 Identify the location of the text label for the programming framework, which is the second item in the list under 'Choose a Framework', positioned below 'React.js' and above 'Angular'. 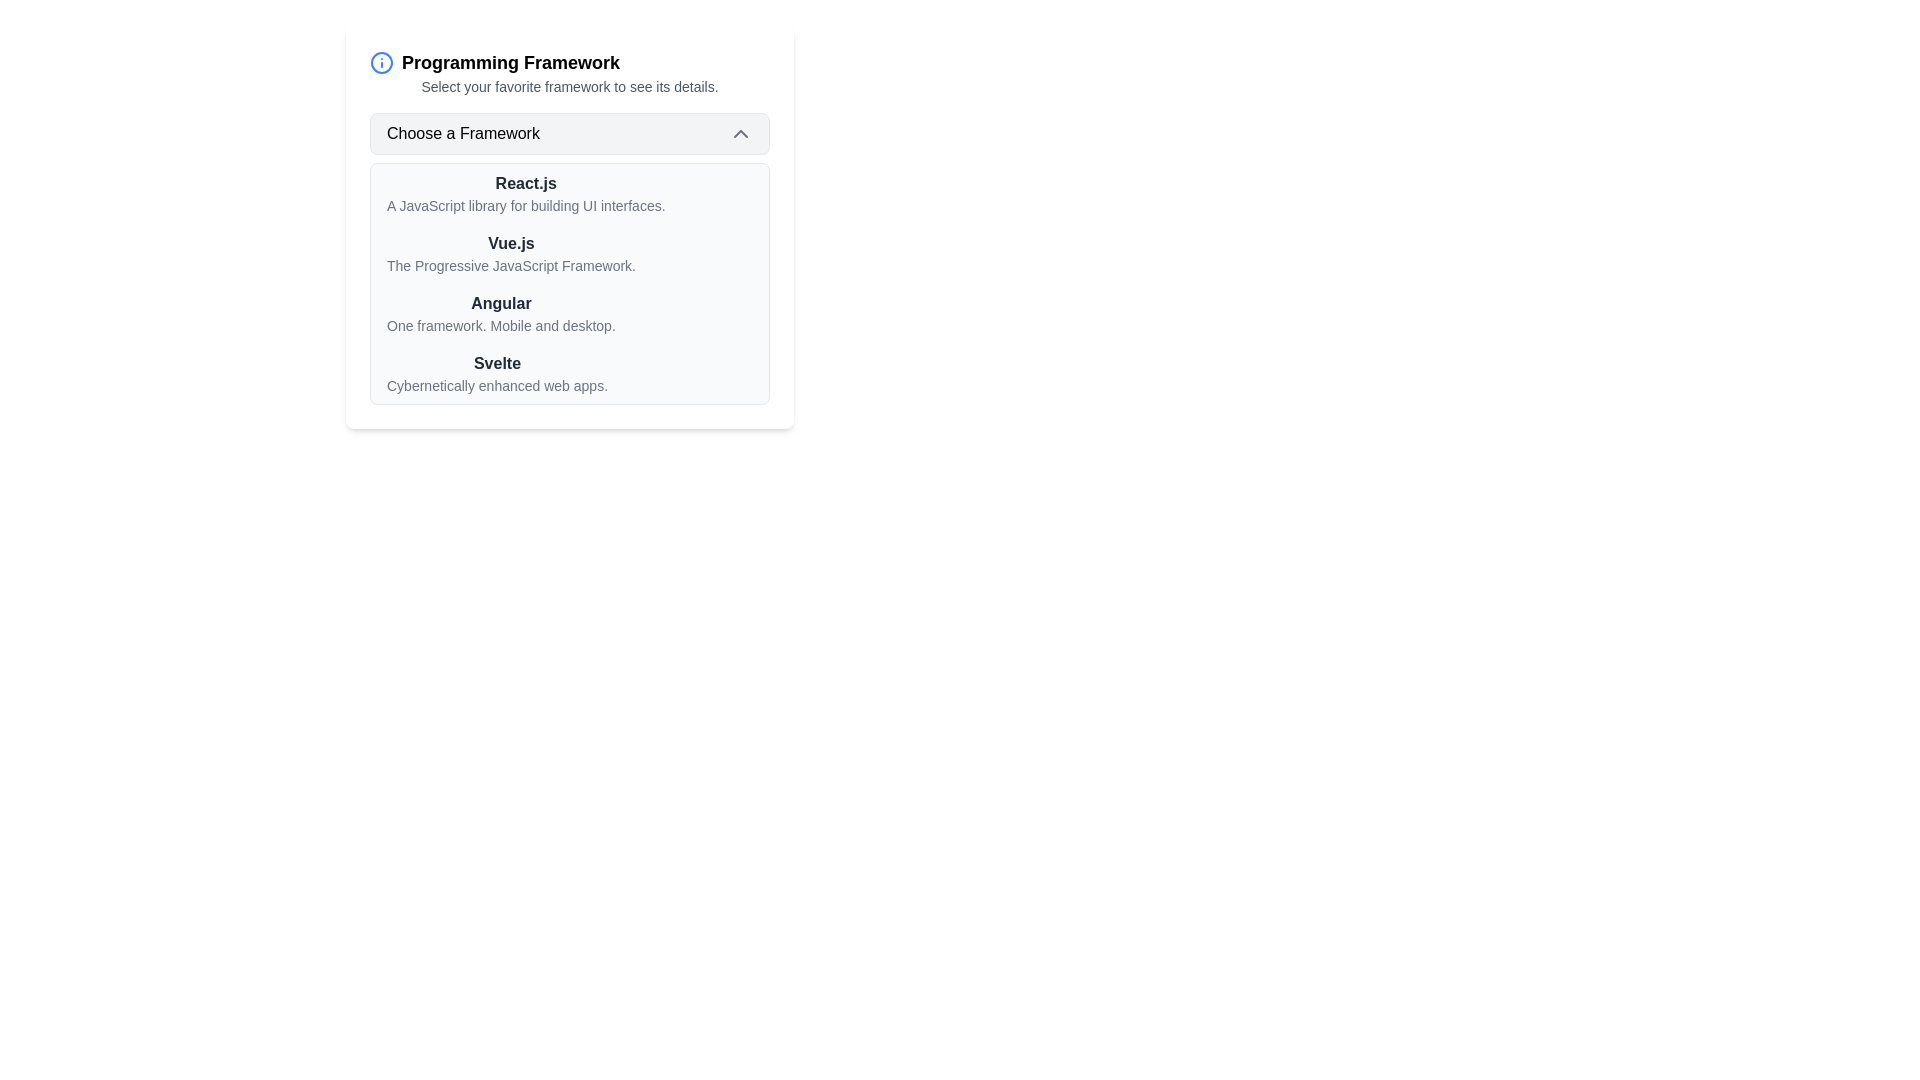
(511, 242).